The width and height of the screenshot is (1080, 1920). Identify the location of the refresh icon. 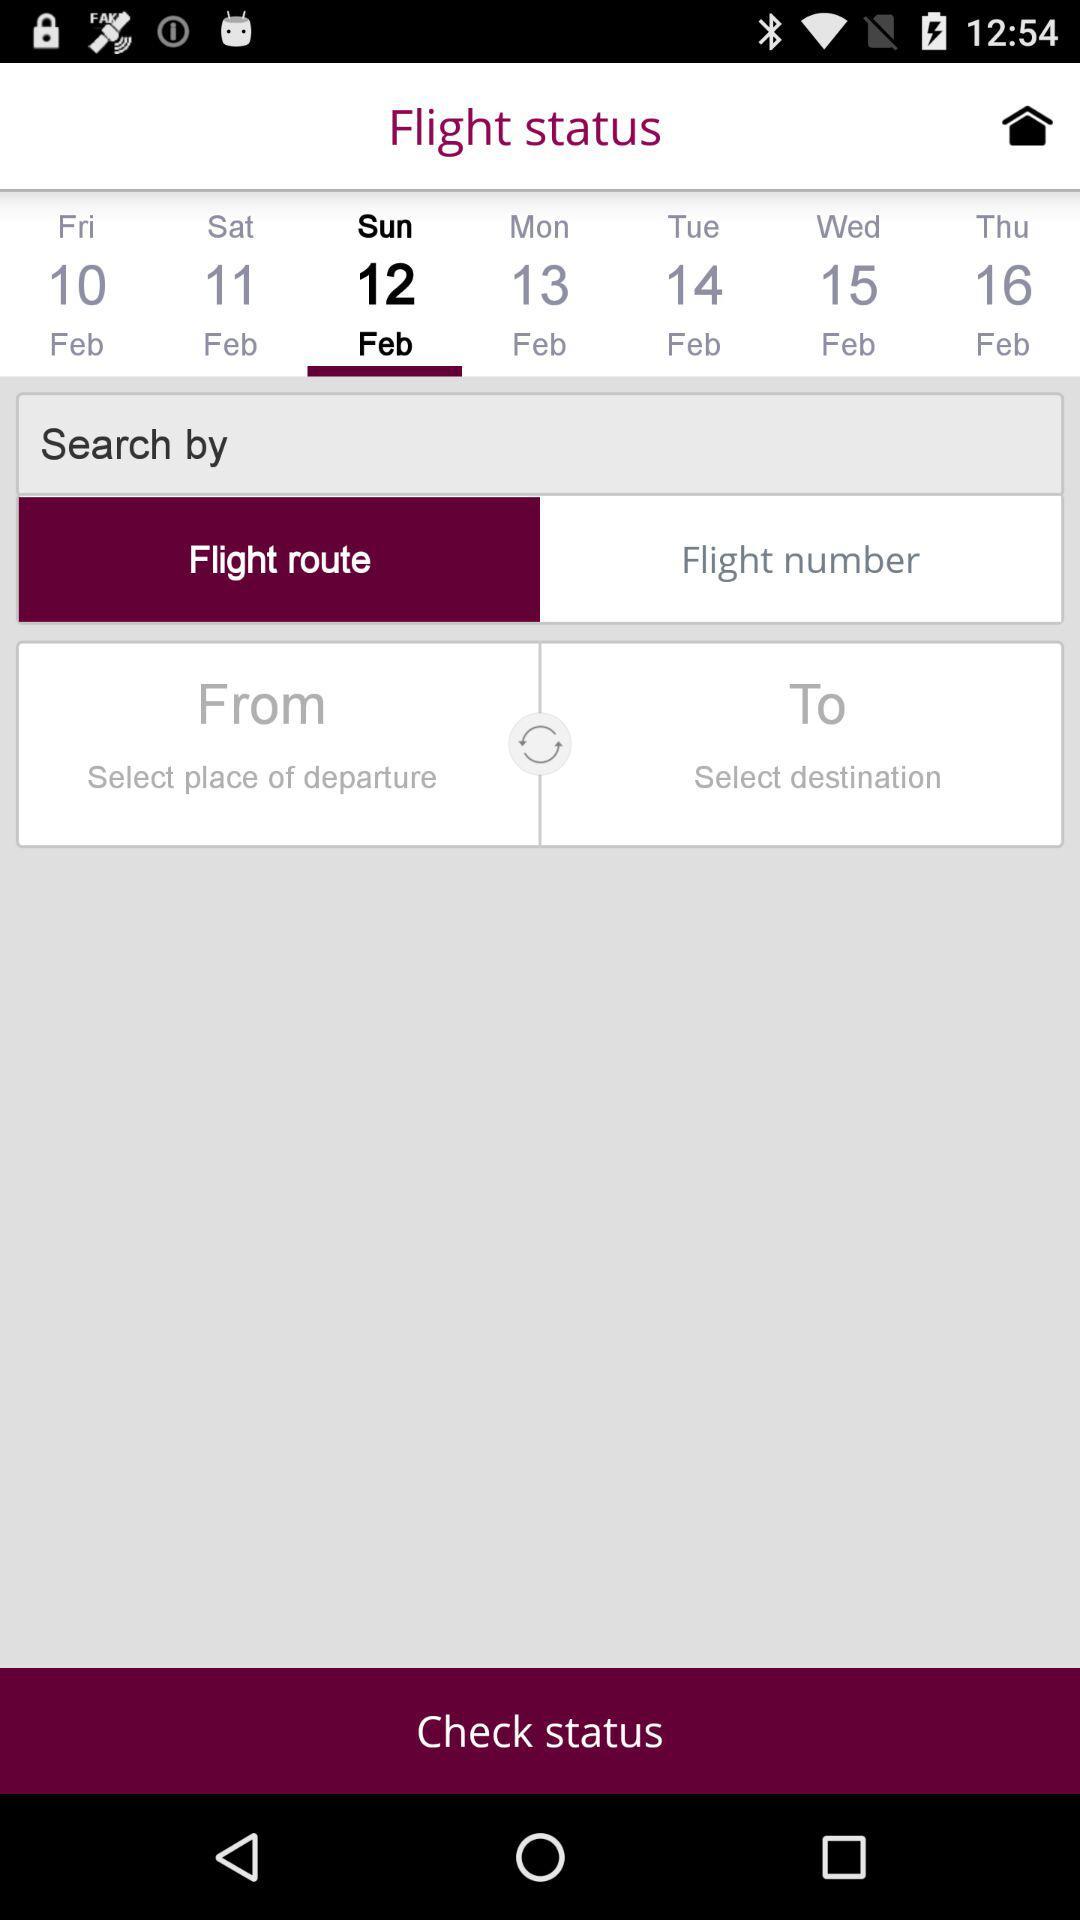
(540, 795).